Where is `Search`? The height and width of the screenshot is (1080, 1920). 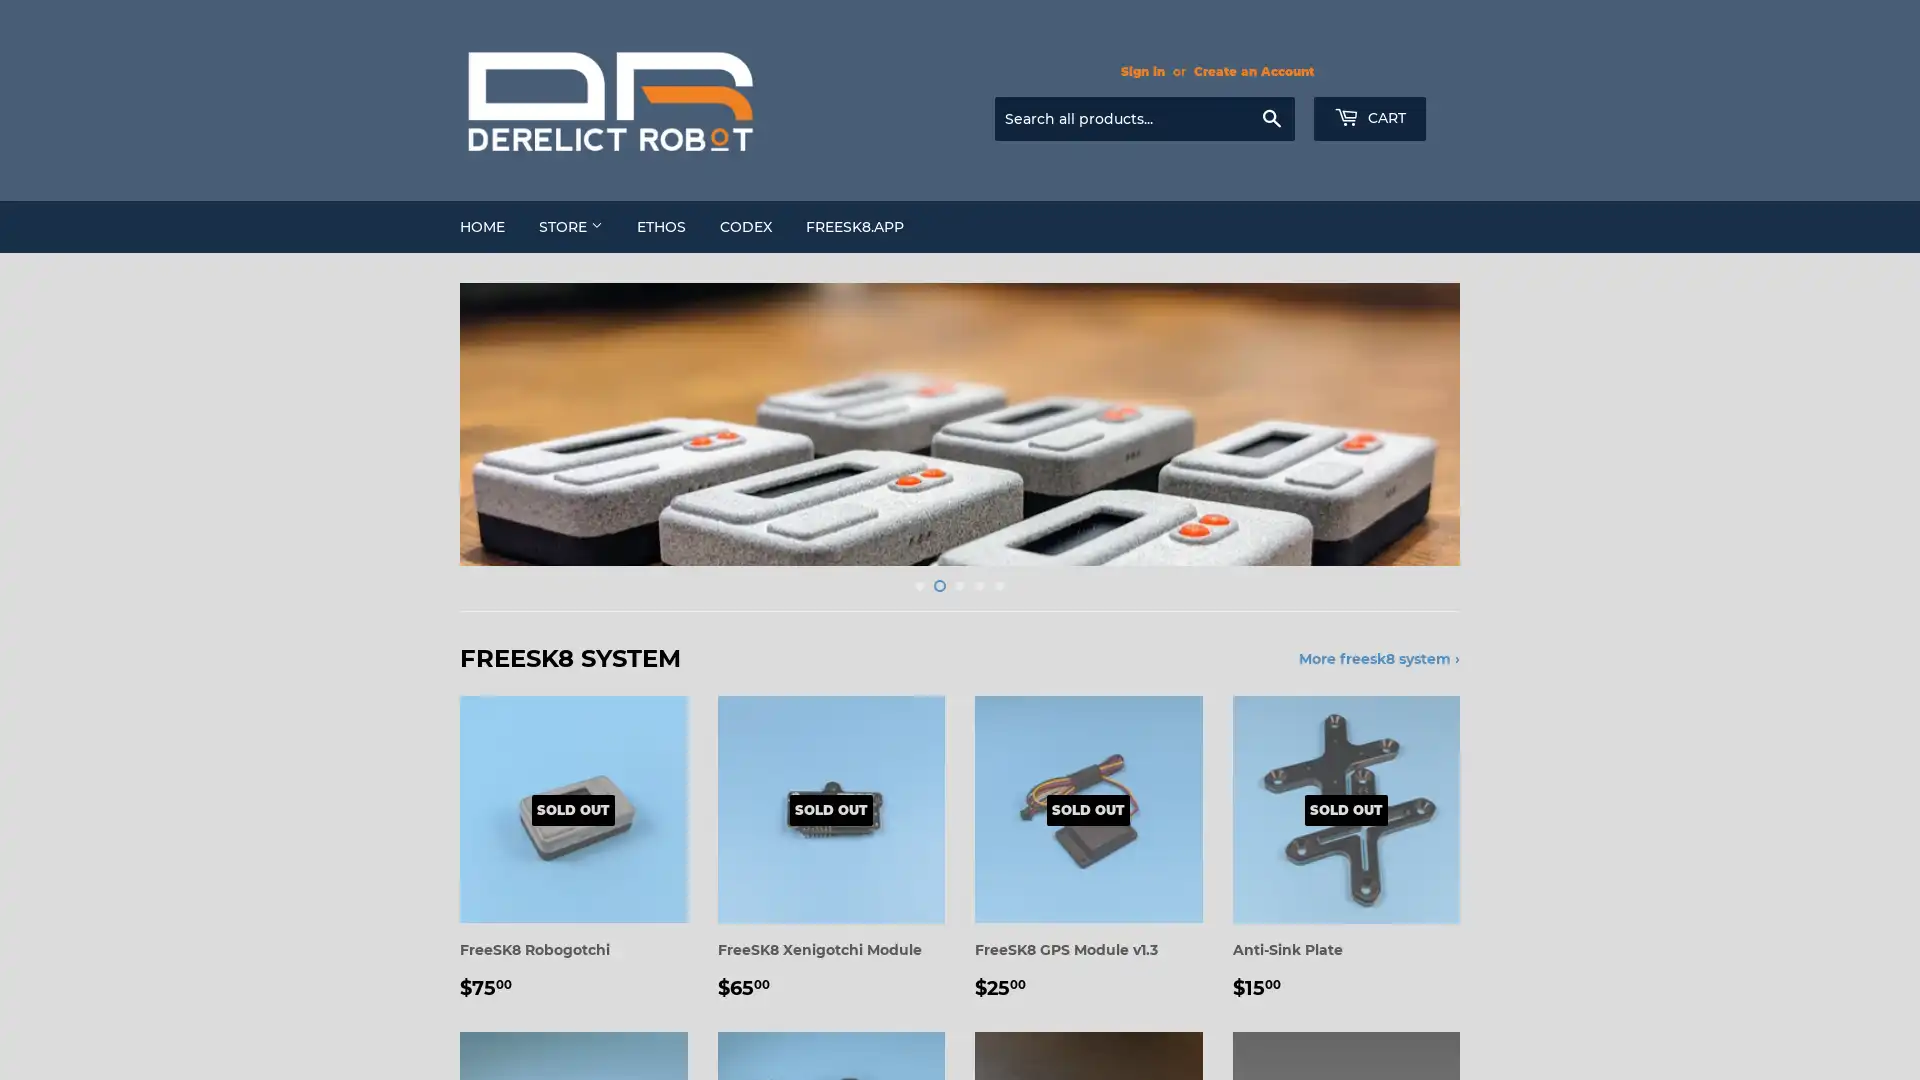 Search is located at coordinates (1270, 119).